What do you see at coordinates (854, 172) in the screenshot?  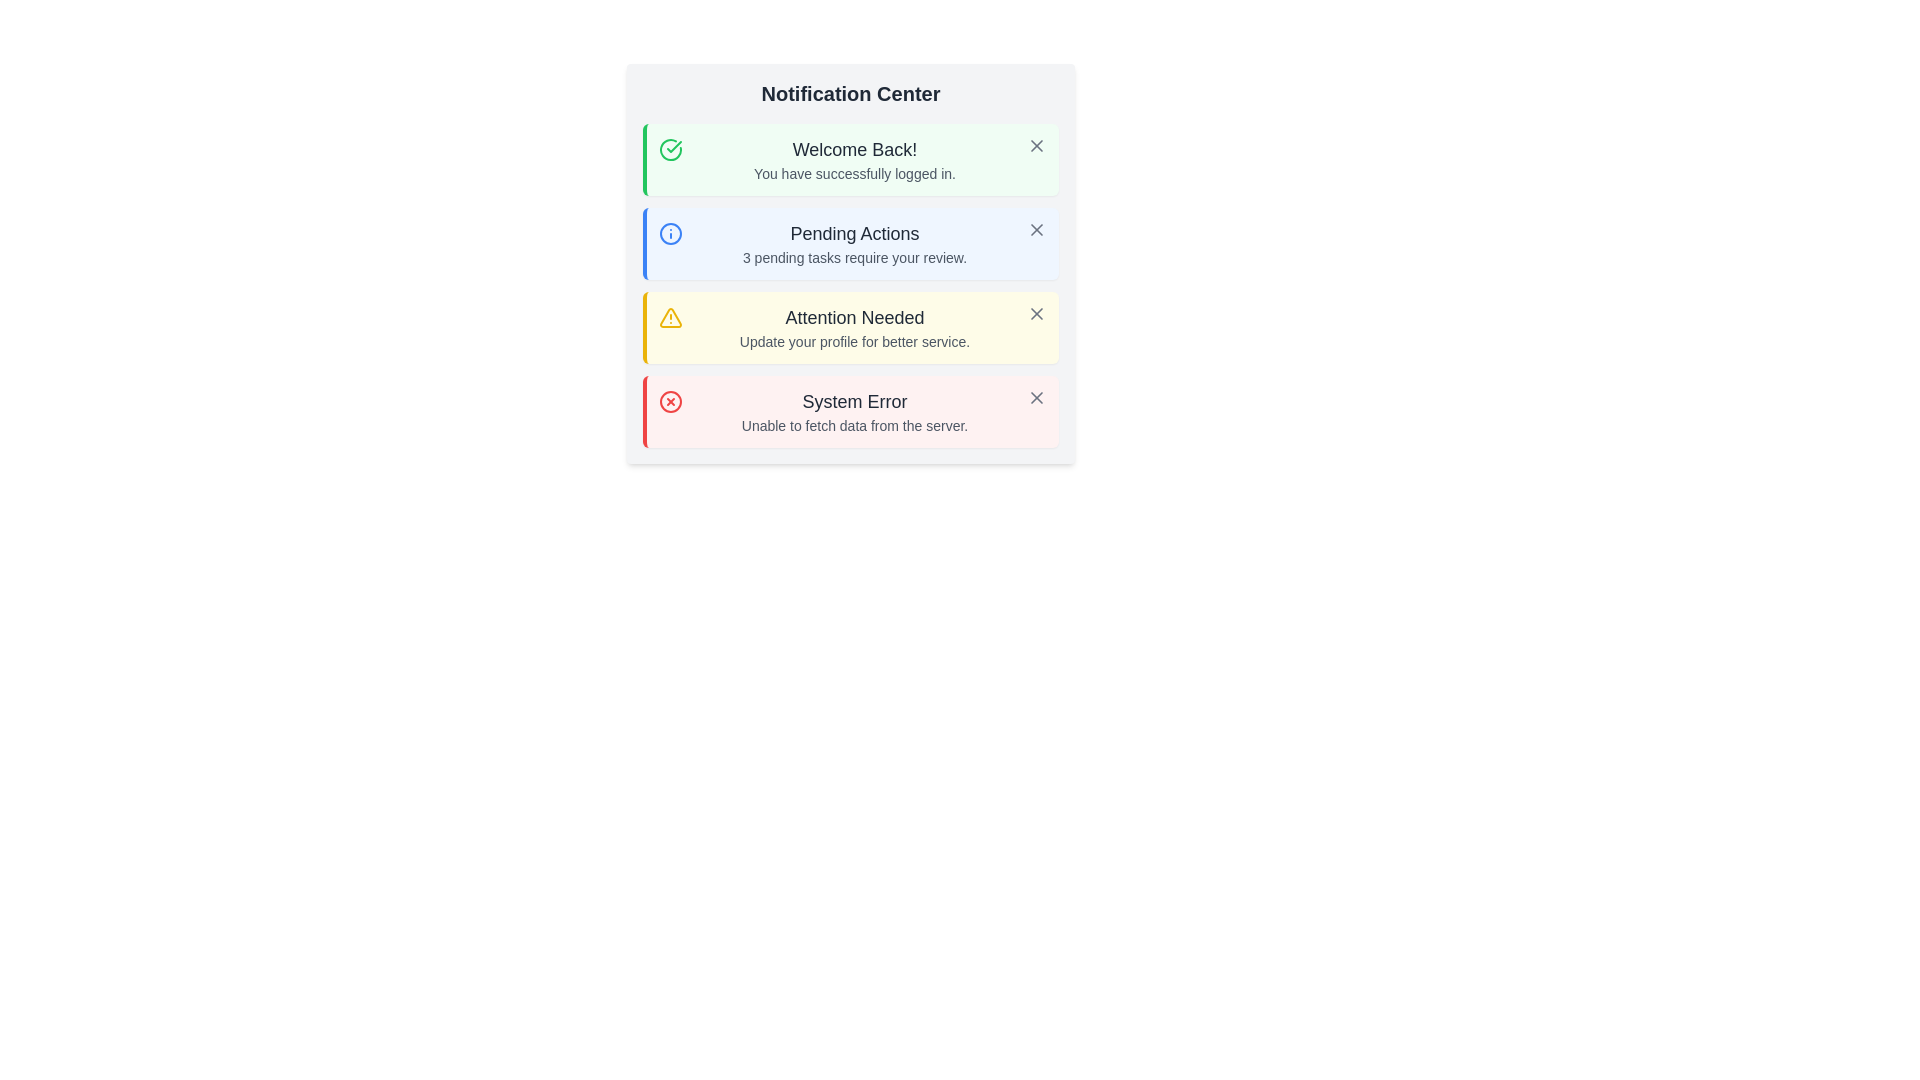 I see `the static text element that displays 'You have successfully logged in.' located under the 'Welcome Back!' header in the green notification card` at bounding box center [854, 172].